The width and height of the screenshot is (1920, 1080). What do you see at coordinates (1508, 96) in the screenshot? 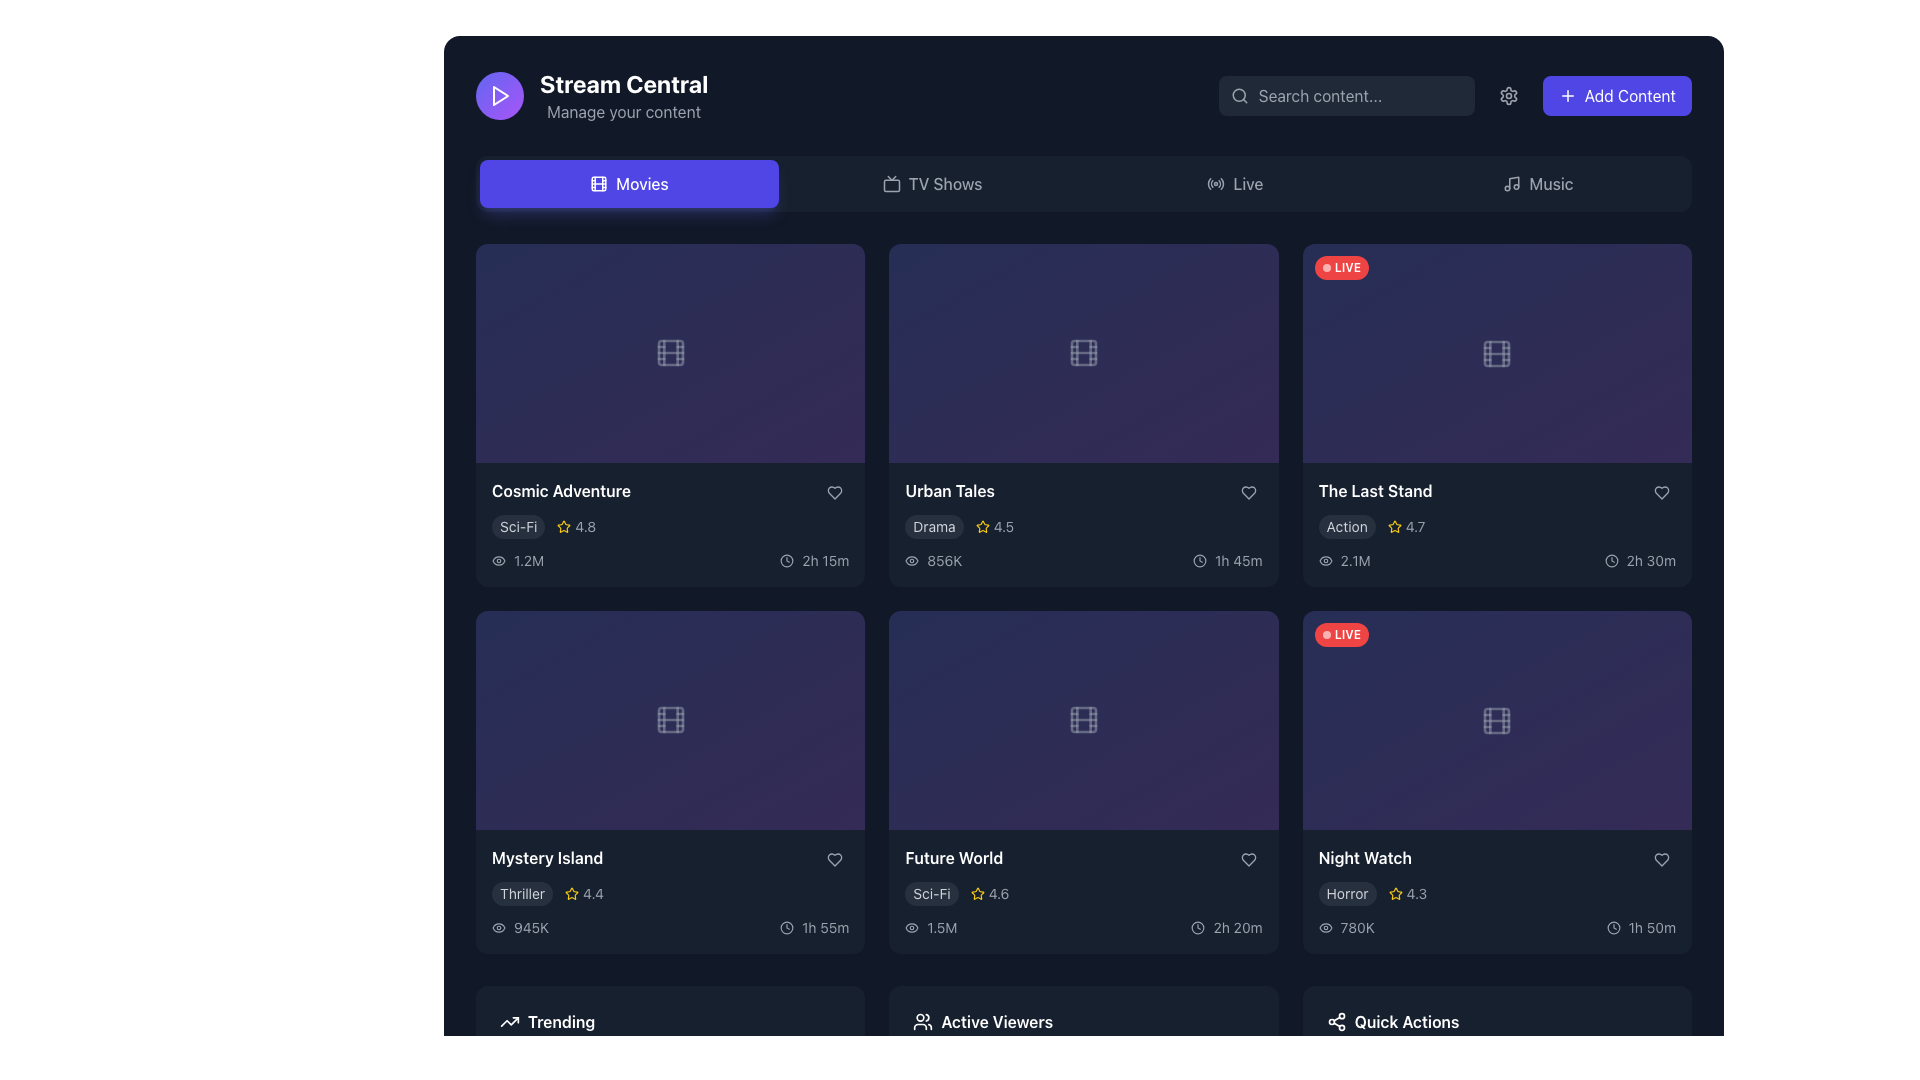
I see `the gear-shaped icon in the top-right corner of the interface, which is styled with a minimalist line-drawing and is adjacent to the 'Add Content' button` at bounding box center [1508, 96].